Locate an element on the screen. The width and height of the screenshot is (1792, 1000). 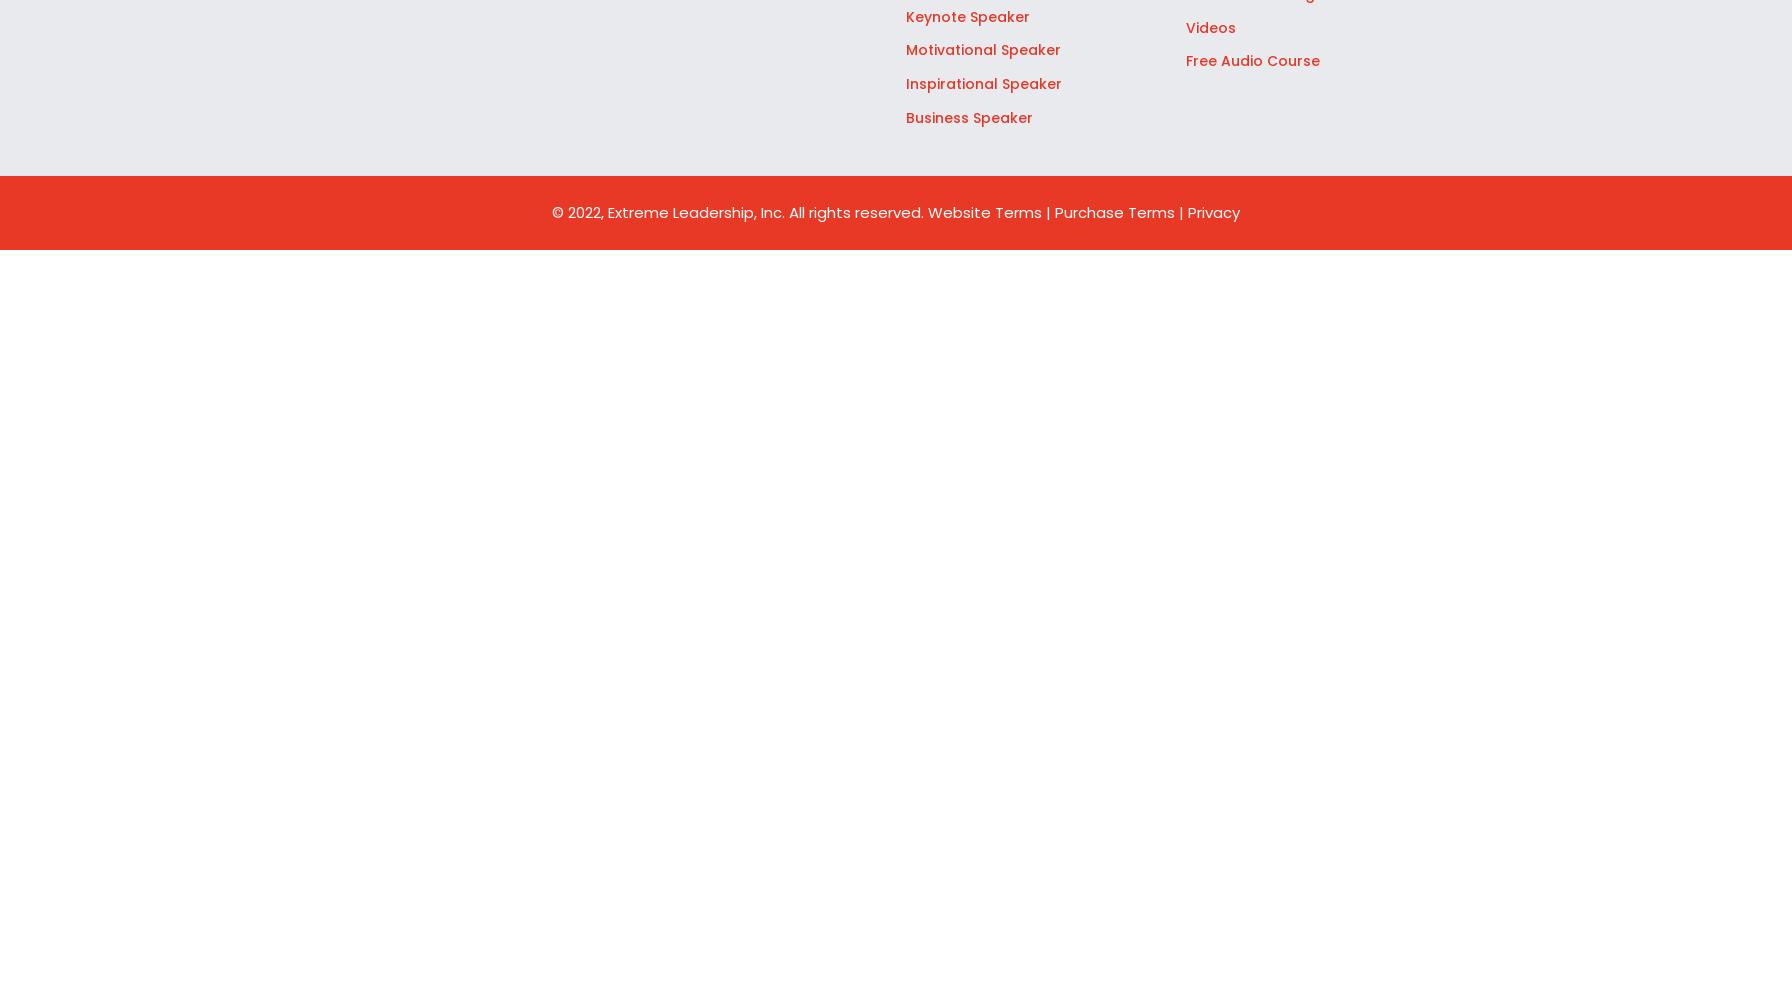
'Motivational Speaker' is located at coordinates (982, 50).